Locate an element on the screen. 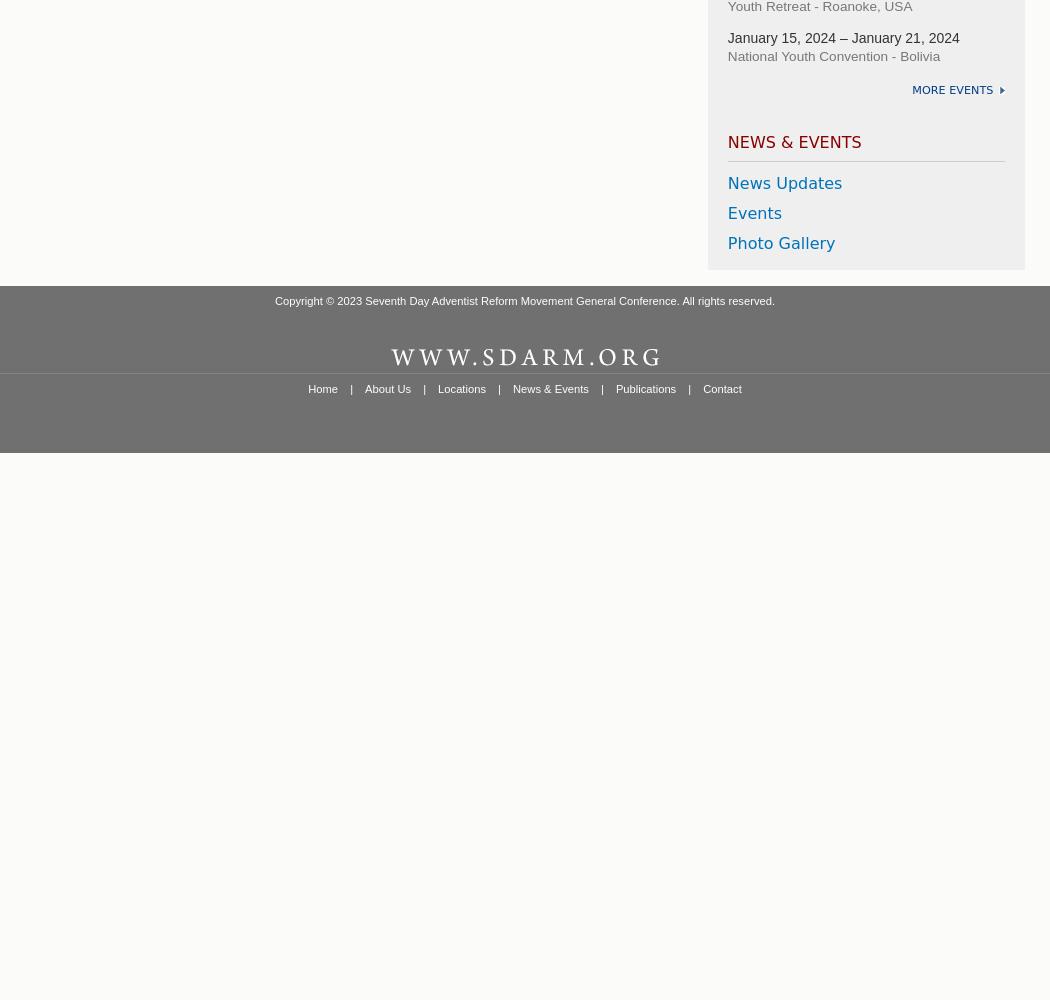  'Locations' is located at coordinates (462, 388).